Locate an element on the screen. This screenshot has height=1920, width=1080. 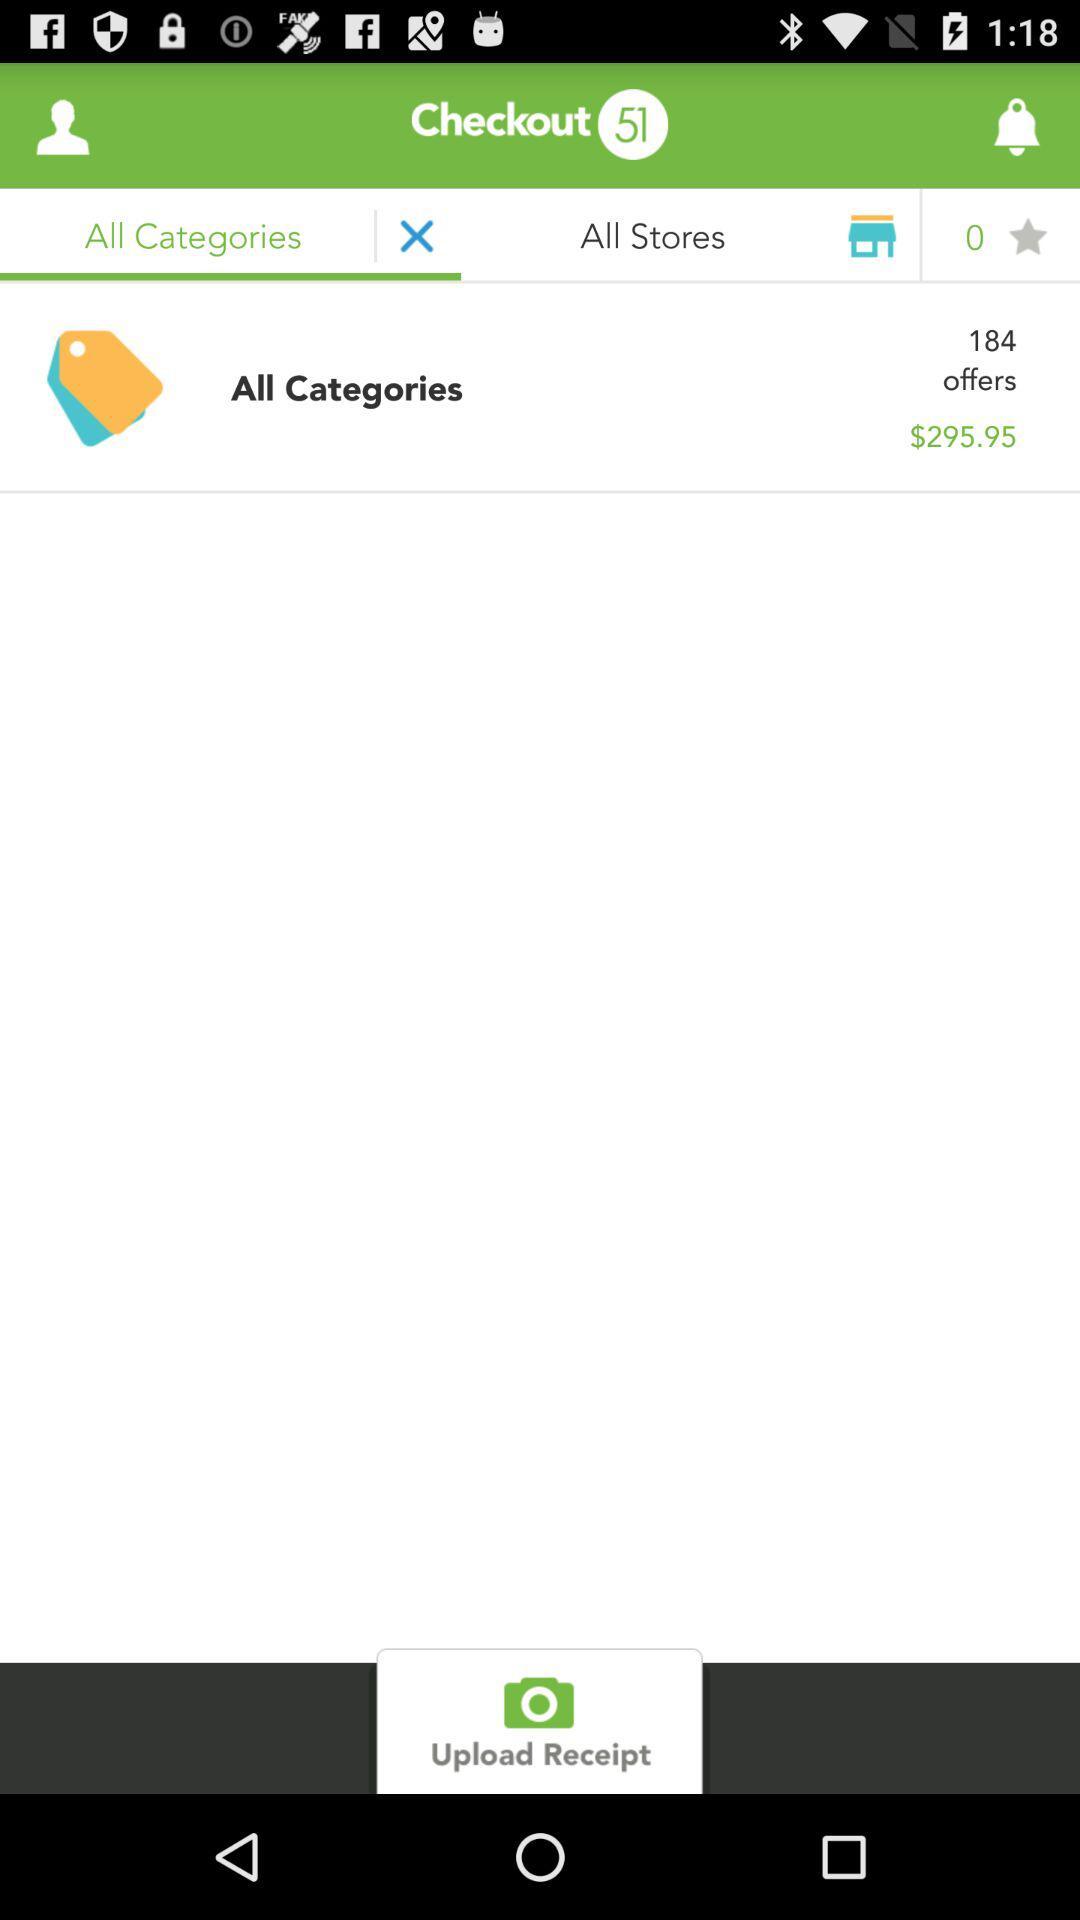
the avatar icon is located at coordinates (61, 133).